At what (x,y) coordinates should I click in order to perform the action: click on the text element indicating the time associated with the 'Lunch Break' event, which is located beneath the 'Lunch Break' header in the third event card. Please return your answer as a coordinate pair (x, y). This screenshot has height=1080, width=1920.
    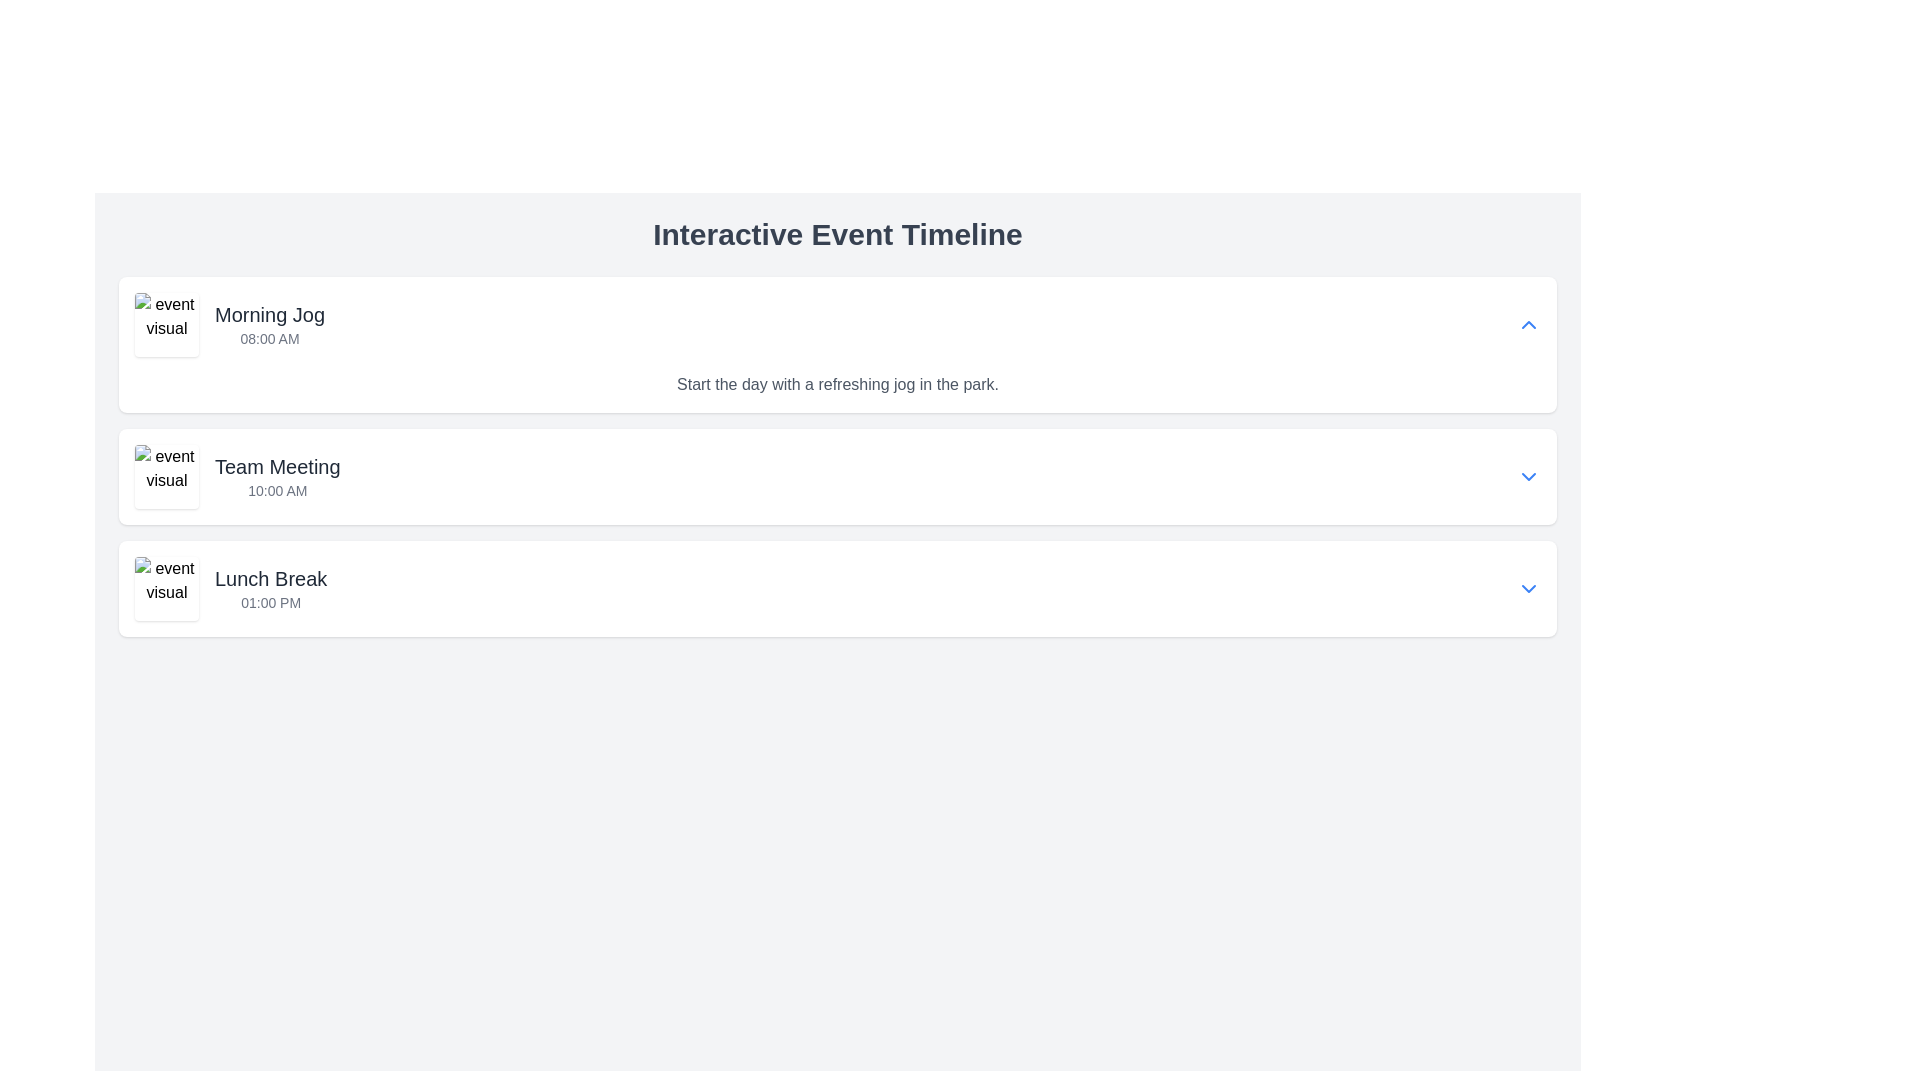
    Looking at the image, I should click on (270, 601).